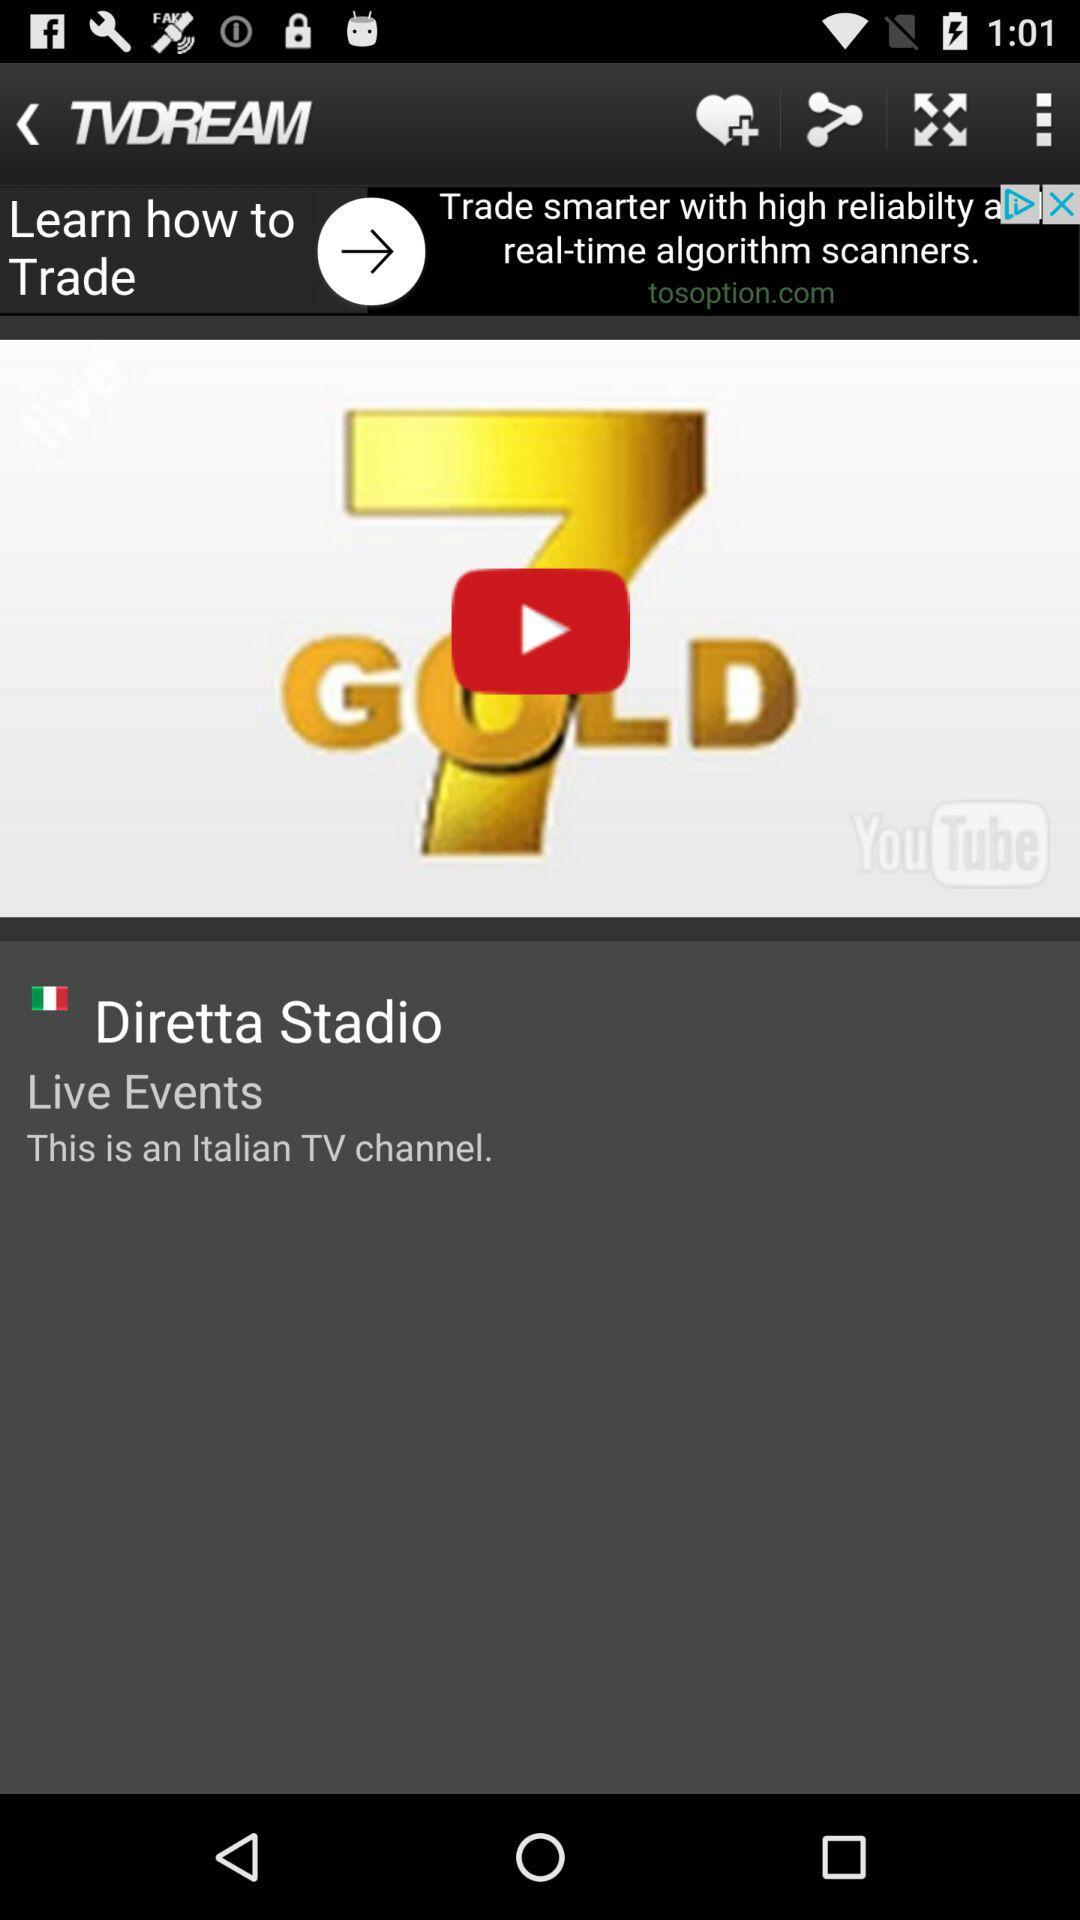 The width and height of the screenshot is (1080, 1920). I want to click on expand, so click(940, 118).